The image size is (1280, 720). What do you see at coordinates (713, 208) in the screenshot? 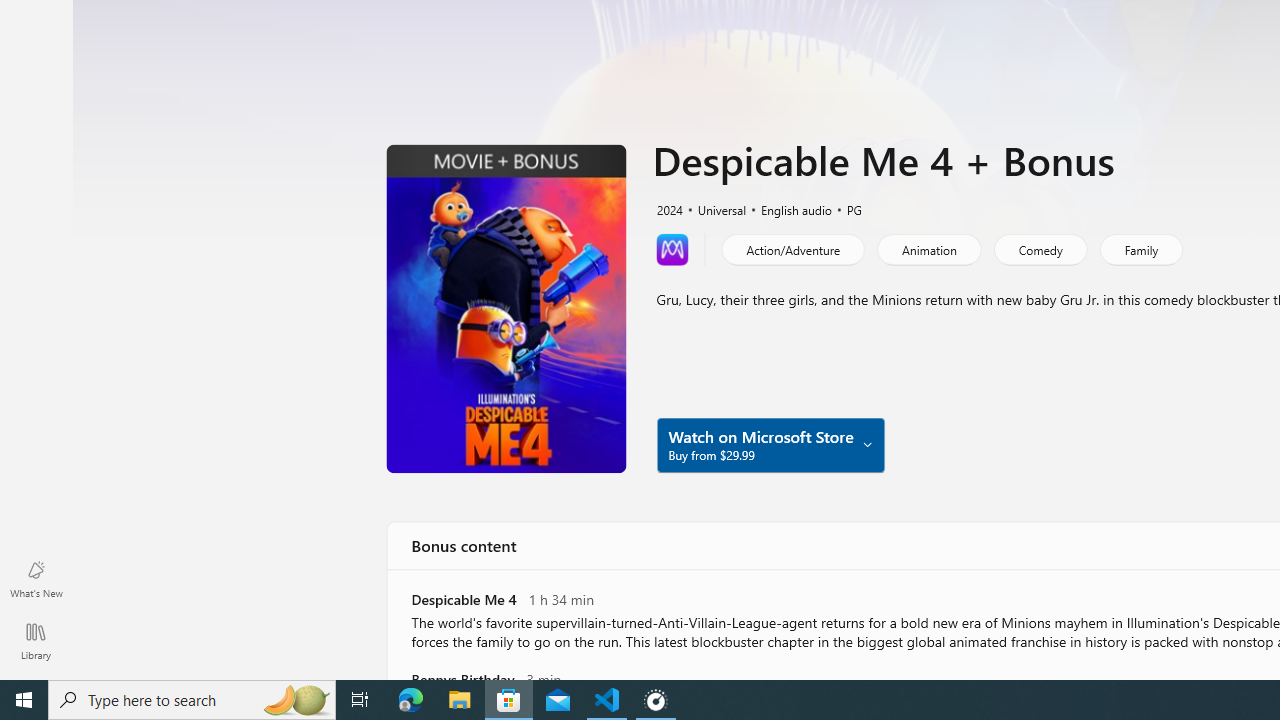
I see `'Universal'` at bounding box center [713, 208].